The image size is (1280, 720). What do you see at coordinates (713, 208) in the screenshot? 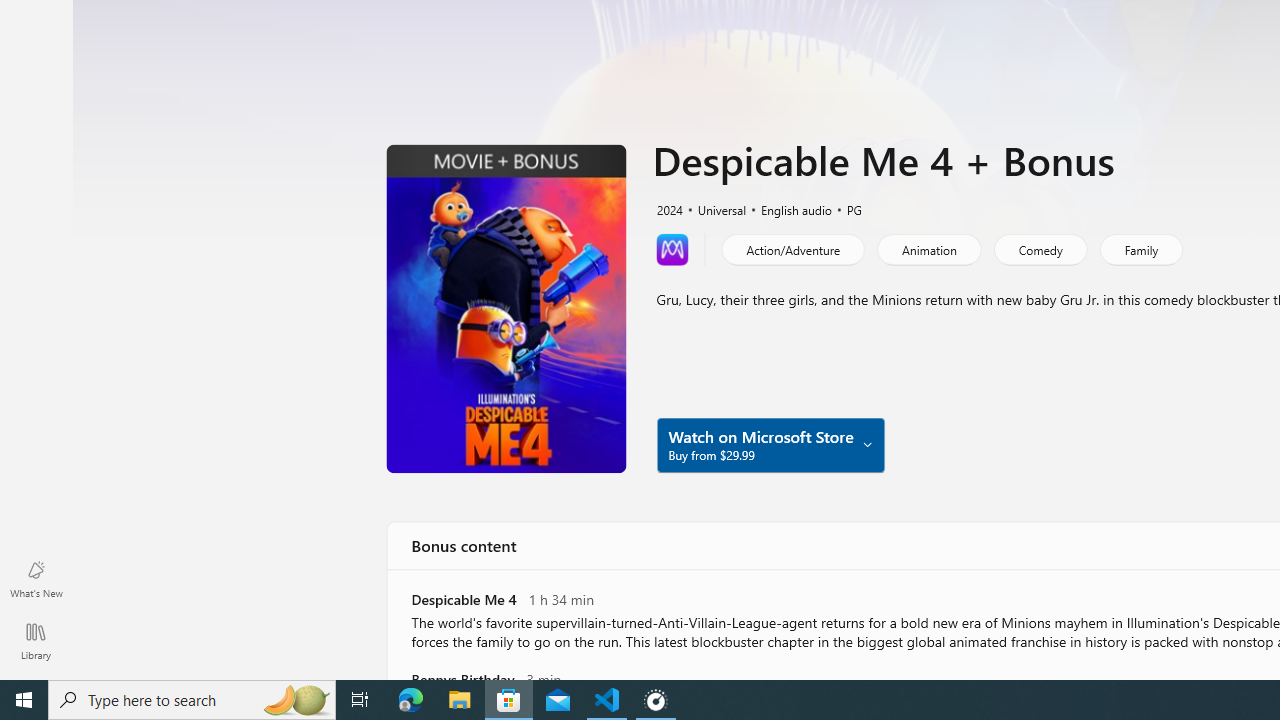
I see `'Universal'` at bounding box center [713, 208].